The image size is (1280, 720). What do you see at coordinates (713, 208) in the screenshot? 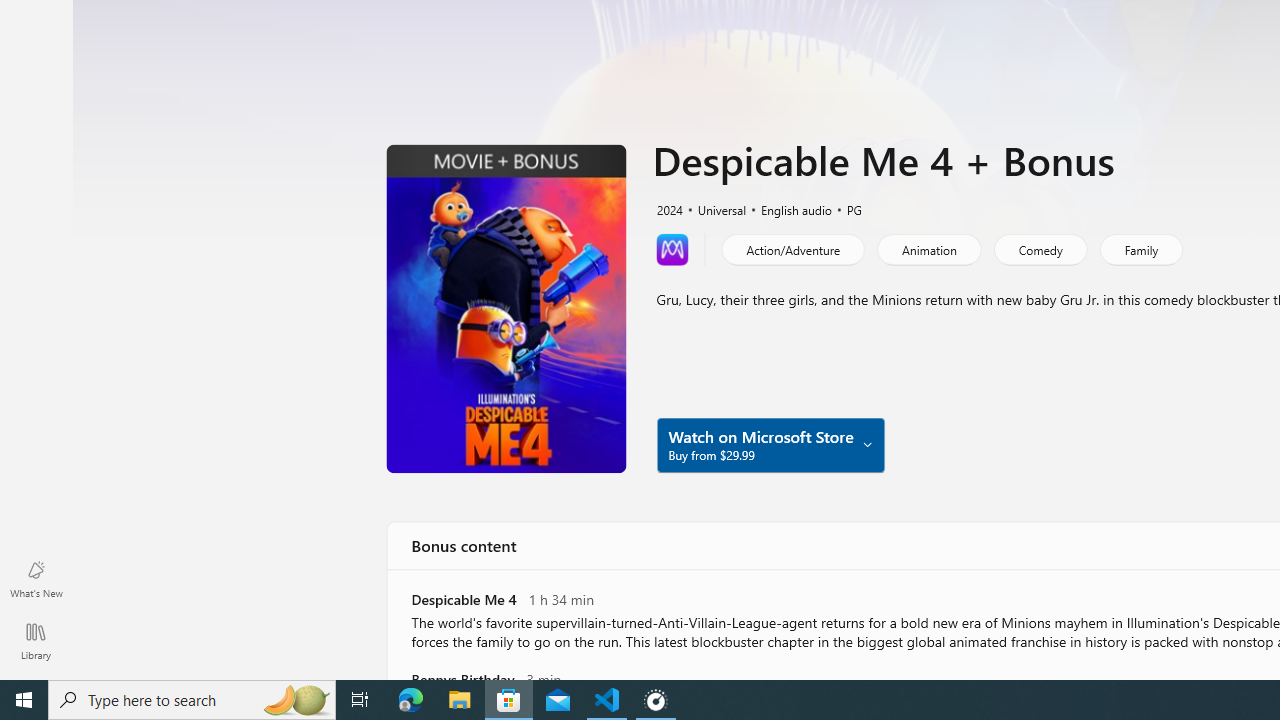
I see `'Universal'` at bounding box center [713, 208].